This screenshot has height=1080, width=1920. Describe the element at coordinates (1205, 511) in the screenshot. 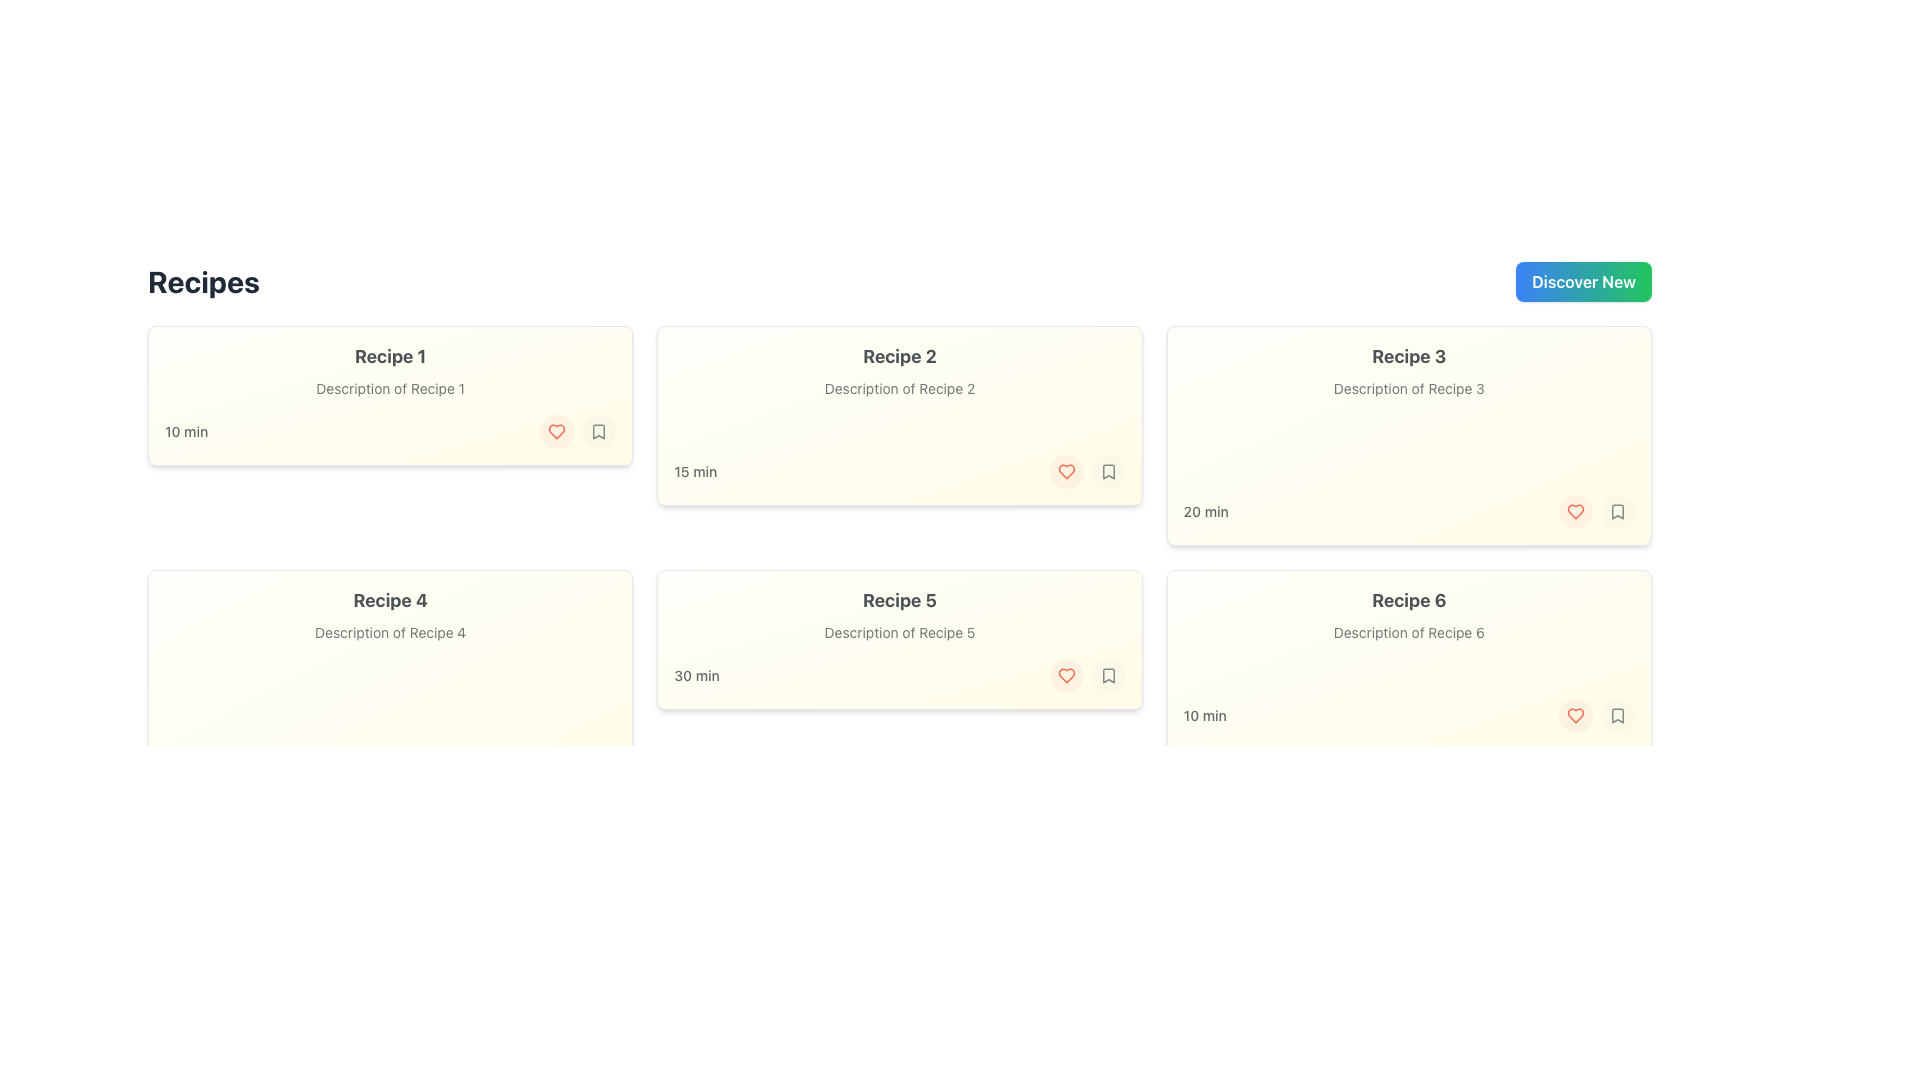

I see `the static text displaying '20 min' in gray font, located within the 'Recipe 3' card in the top-right section of the interface` at that location.